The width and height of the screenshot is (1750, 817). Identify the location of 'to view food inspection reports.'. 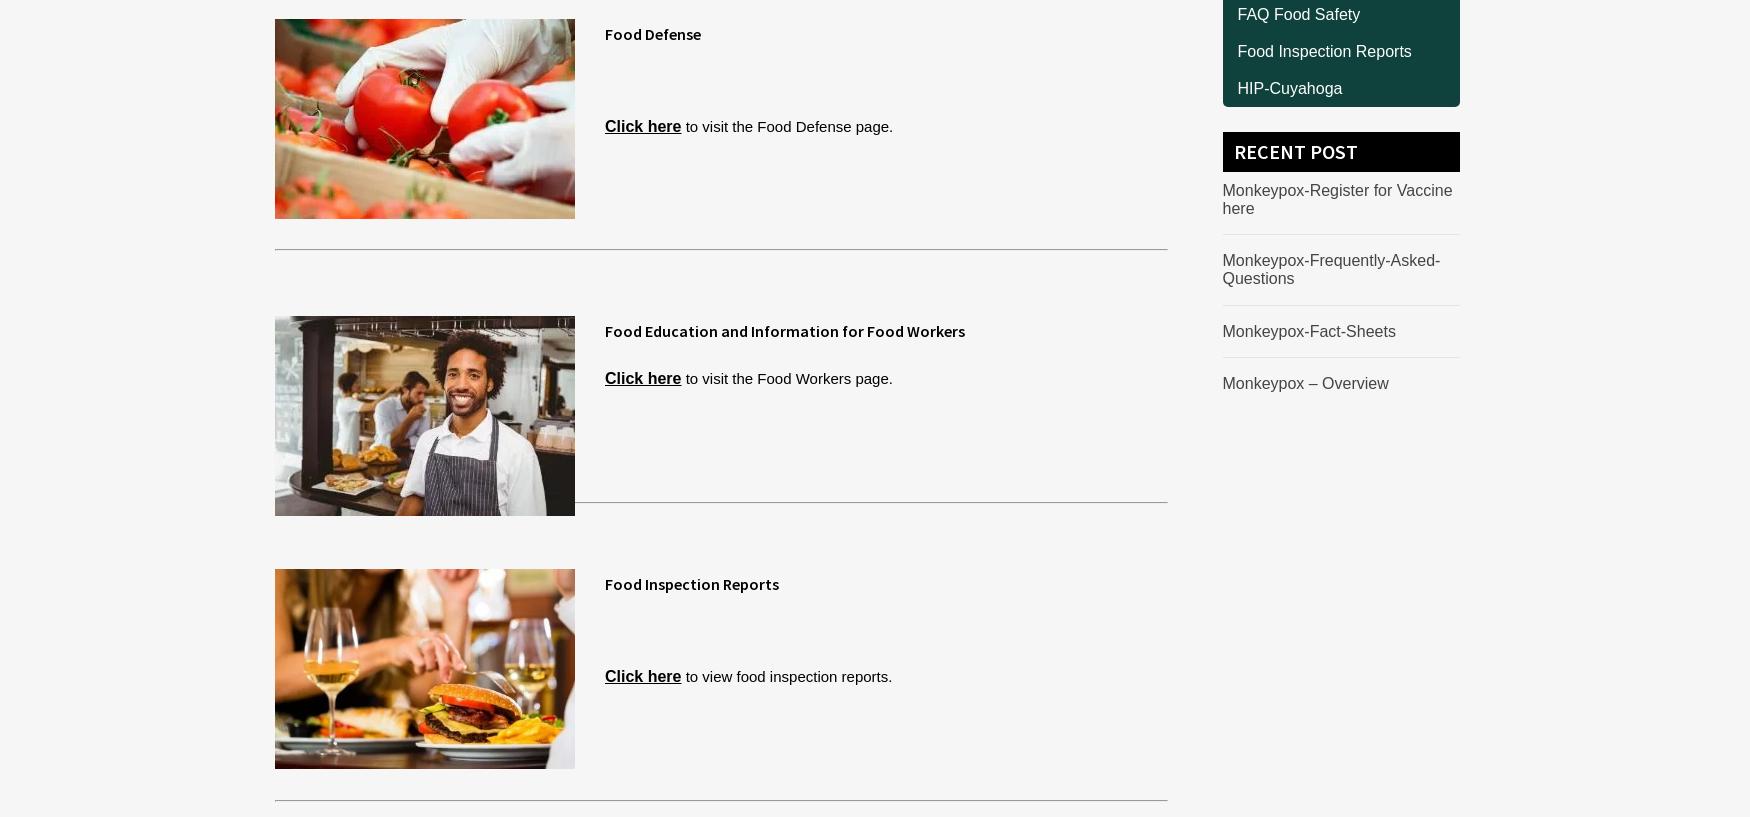
(679, 675).